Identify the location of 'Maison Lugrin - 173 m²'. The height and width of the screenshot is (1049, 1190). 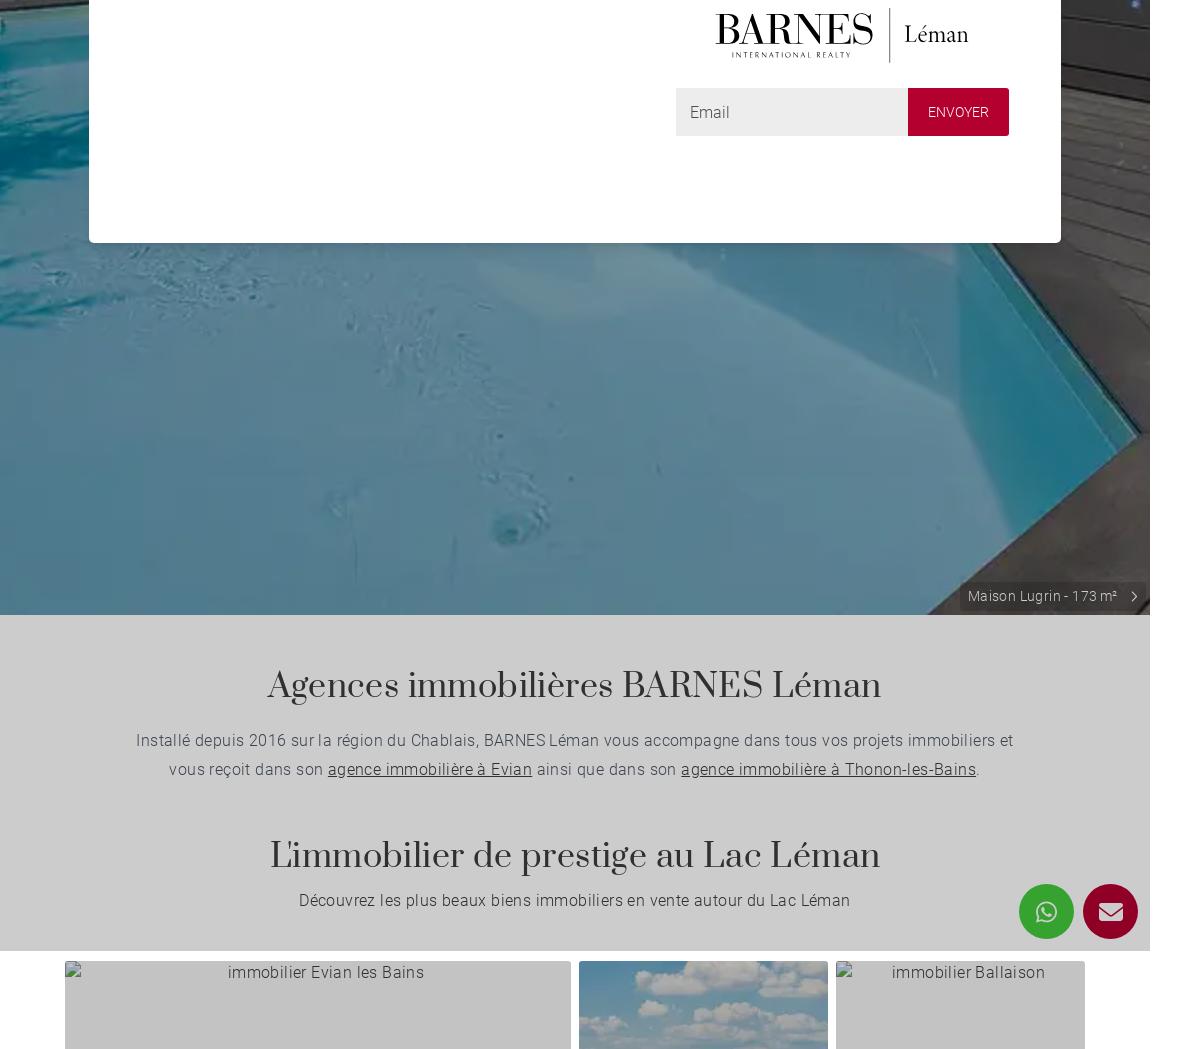
(1040, 595).